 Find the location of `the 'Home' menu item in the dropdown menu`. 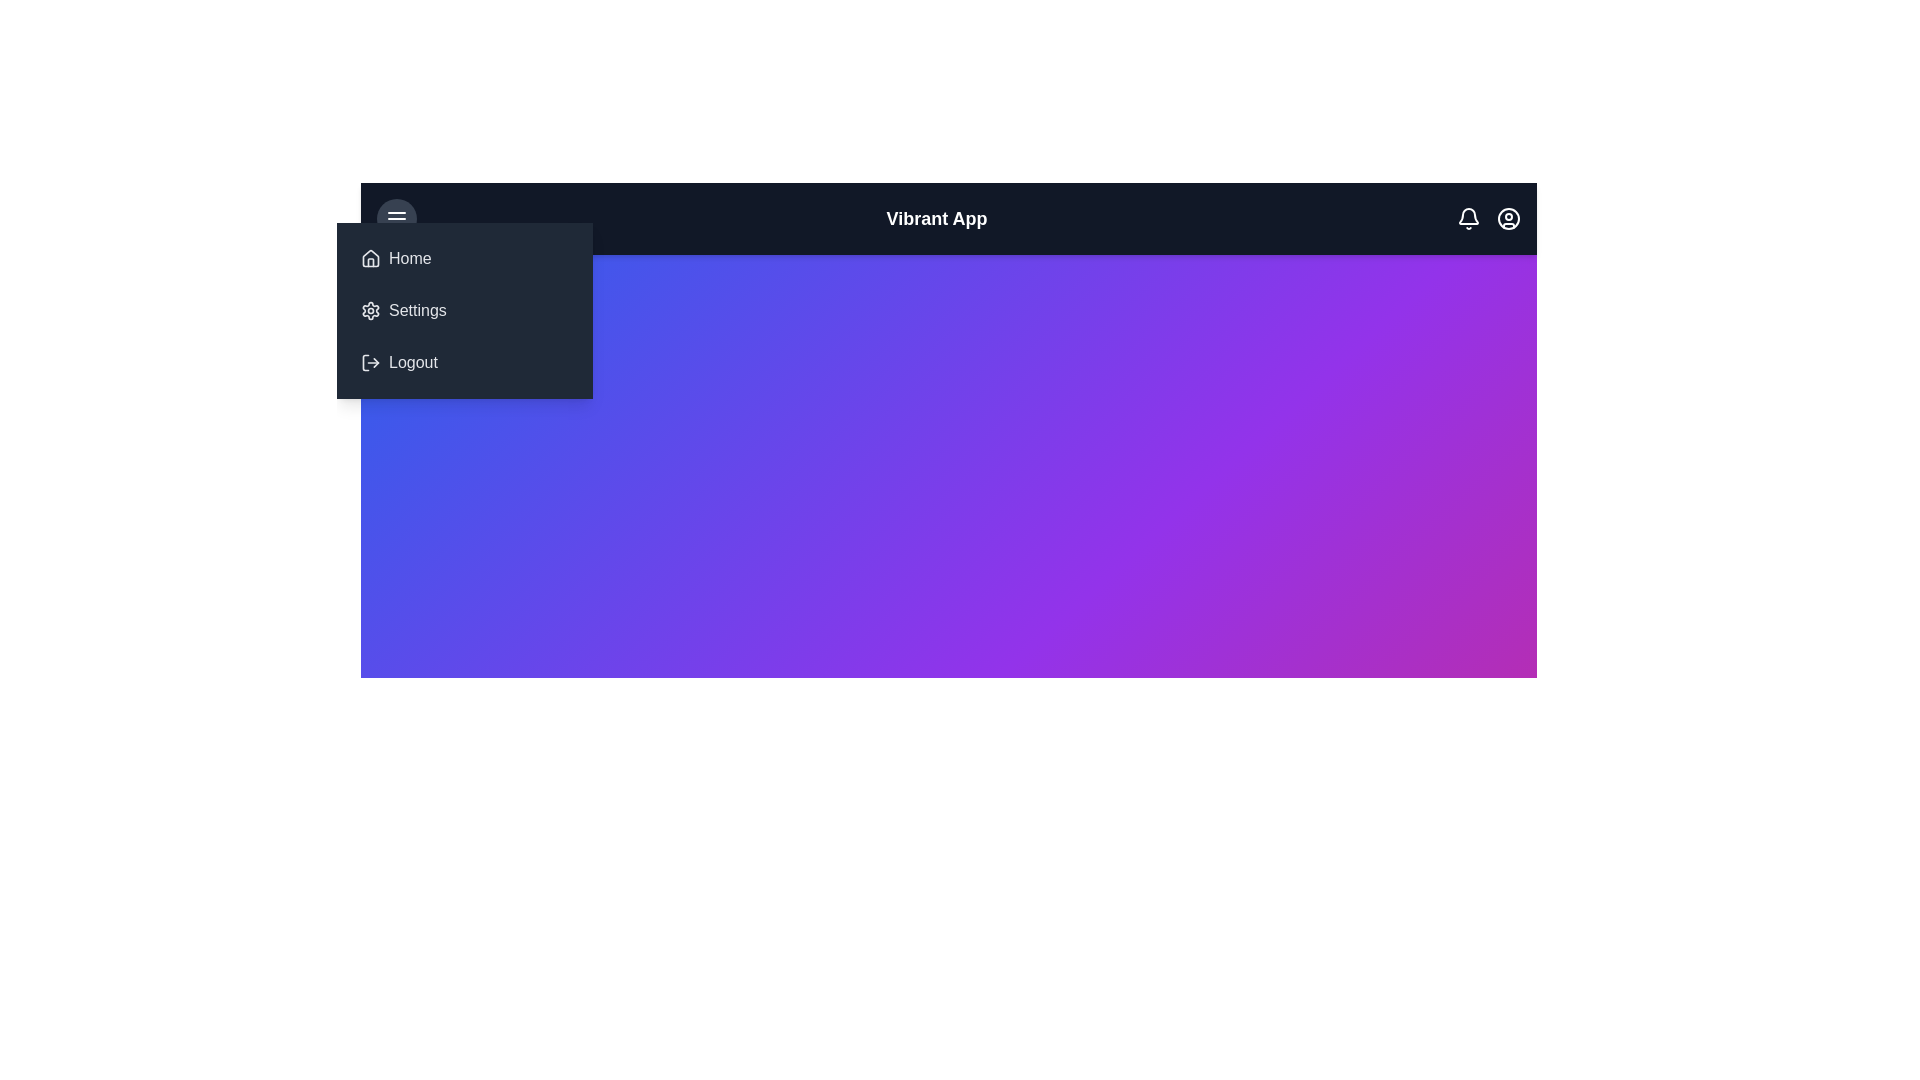

the 'Home' menu item in the dropdown menu is located at coordinates (464, 257).